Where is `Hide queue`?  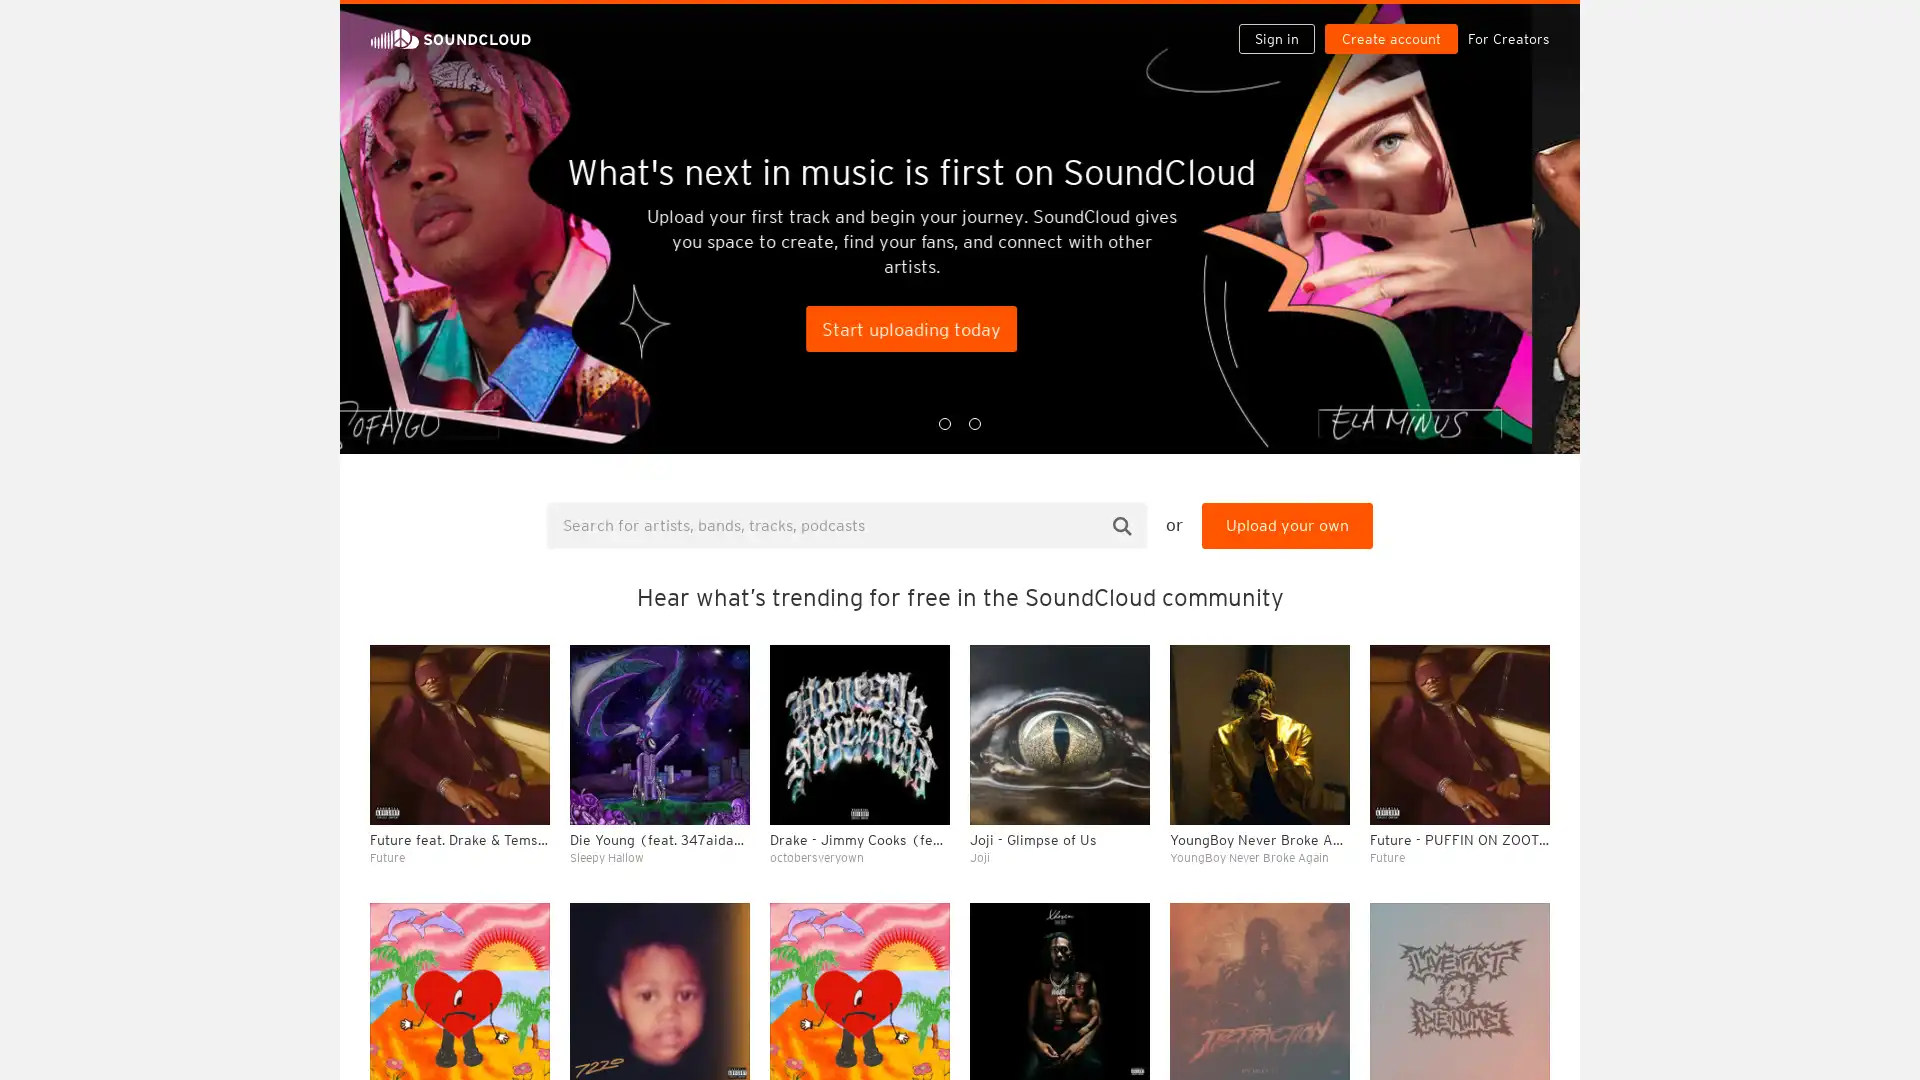 Hide queue is located at coordinates (1536, 546).